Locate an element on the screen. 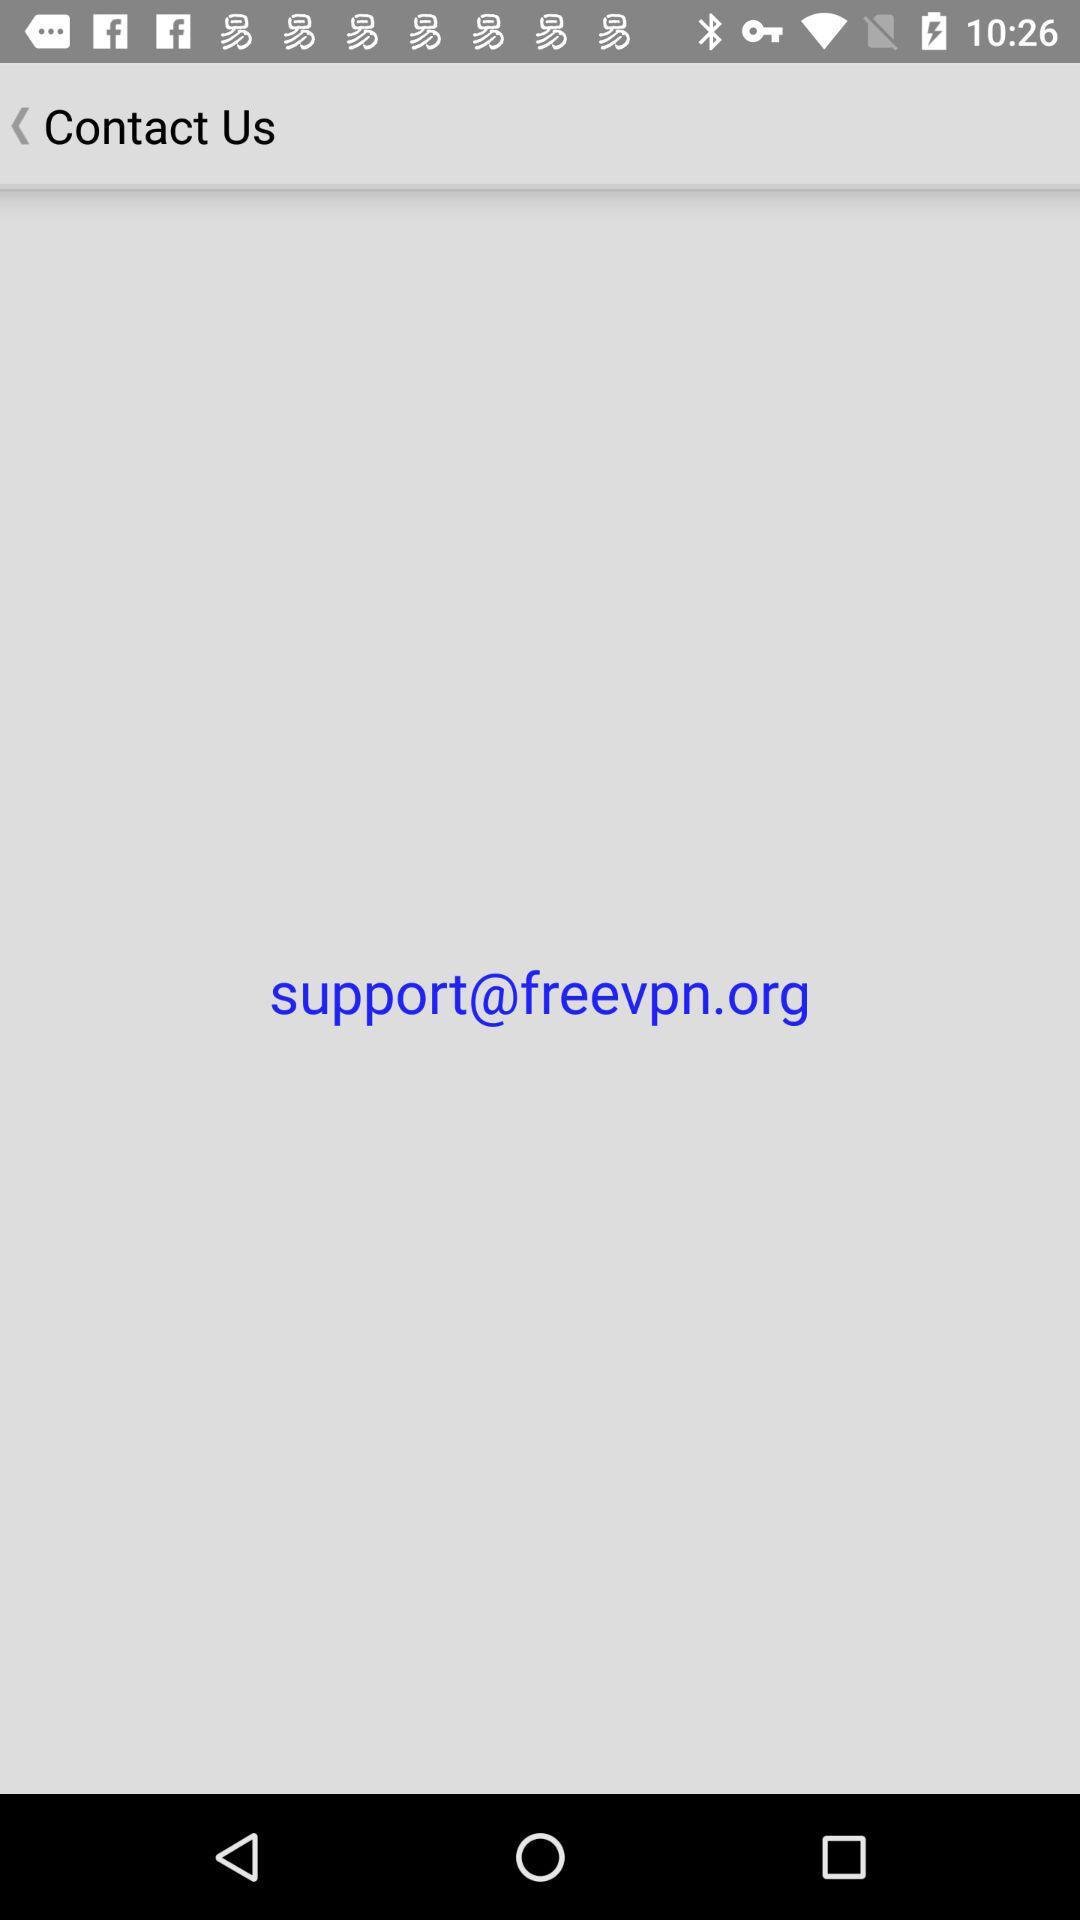  the support@freevpn.org is located at coordinates (540, 991).